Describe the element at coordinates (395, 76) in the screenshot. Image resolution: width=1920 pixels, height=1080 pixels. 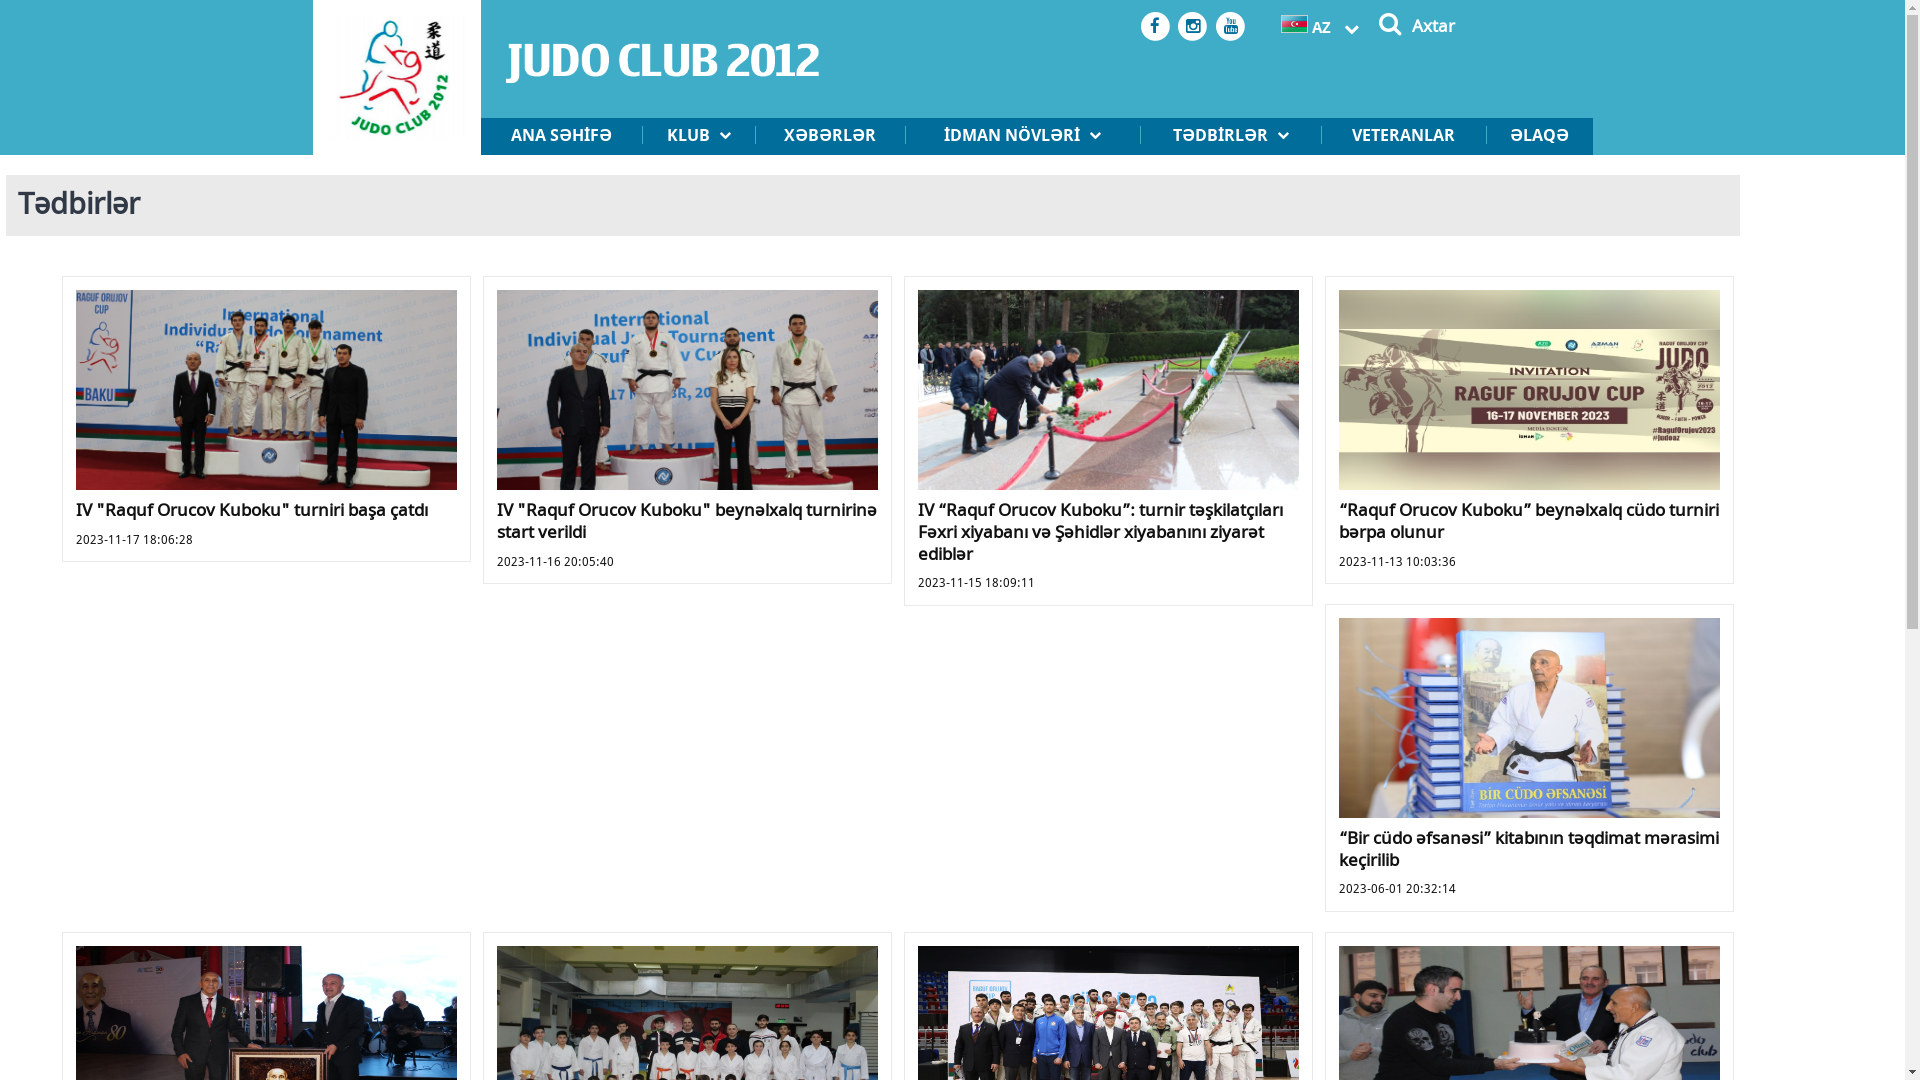
I see `'logo.png'` at that location.